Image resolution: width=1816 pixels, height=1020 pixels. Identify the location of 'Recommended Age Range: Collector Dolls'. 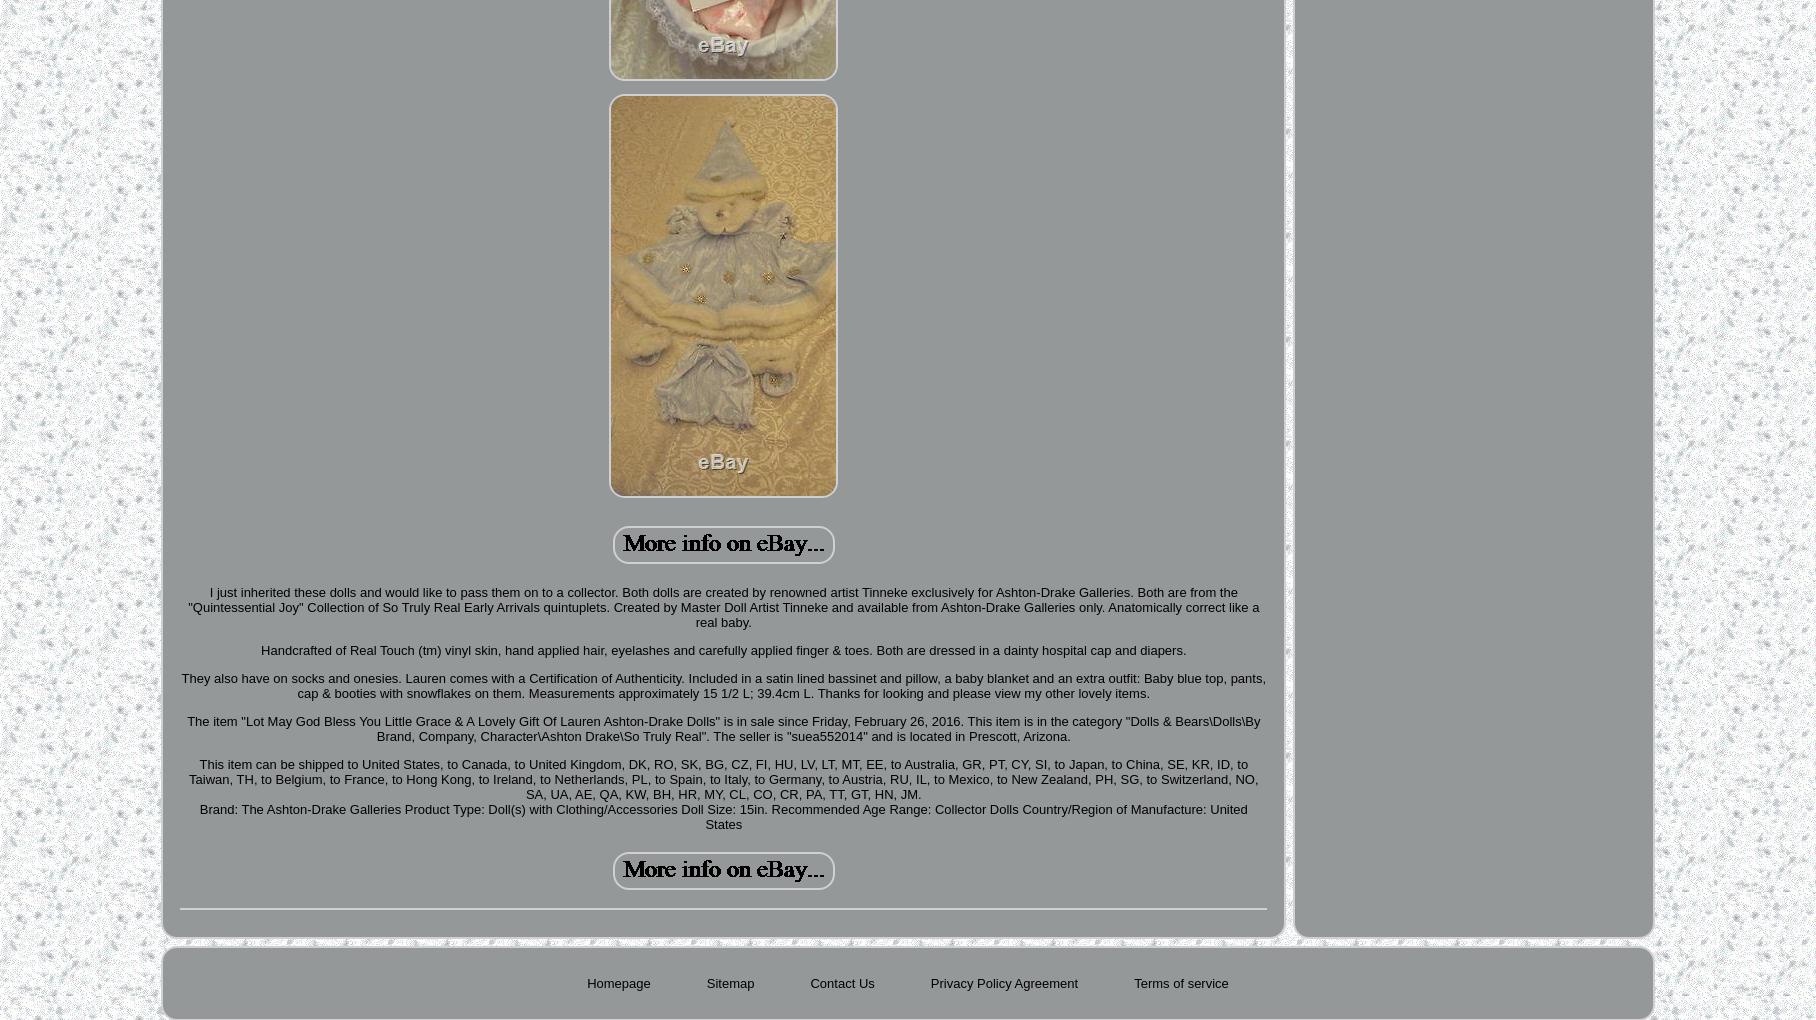
(893, 809).